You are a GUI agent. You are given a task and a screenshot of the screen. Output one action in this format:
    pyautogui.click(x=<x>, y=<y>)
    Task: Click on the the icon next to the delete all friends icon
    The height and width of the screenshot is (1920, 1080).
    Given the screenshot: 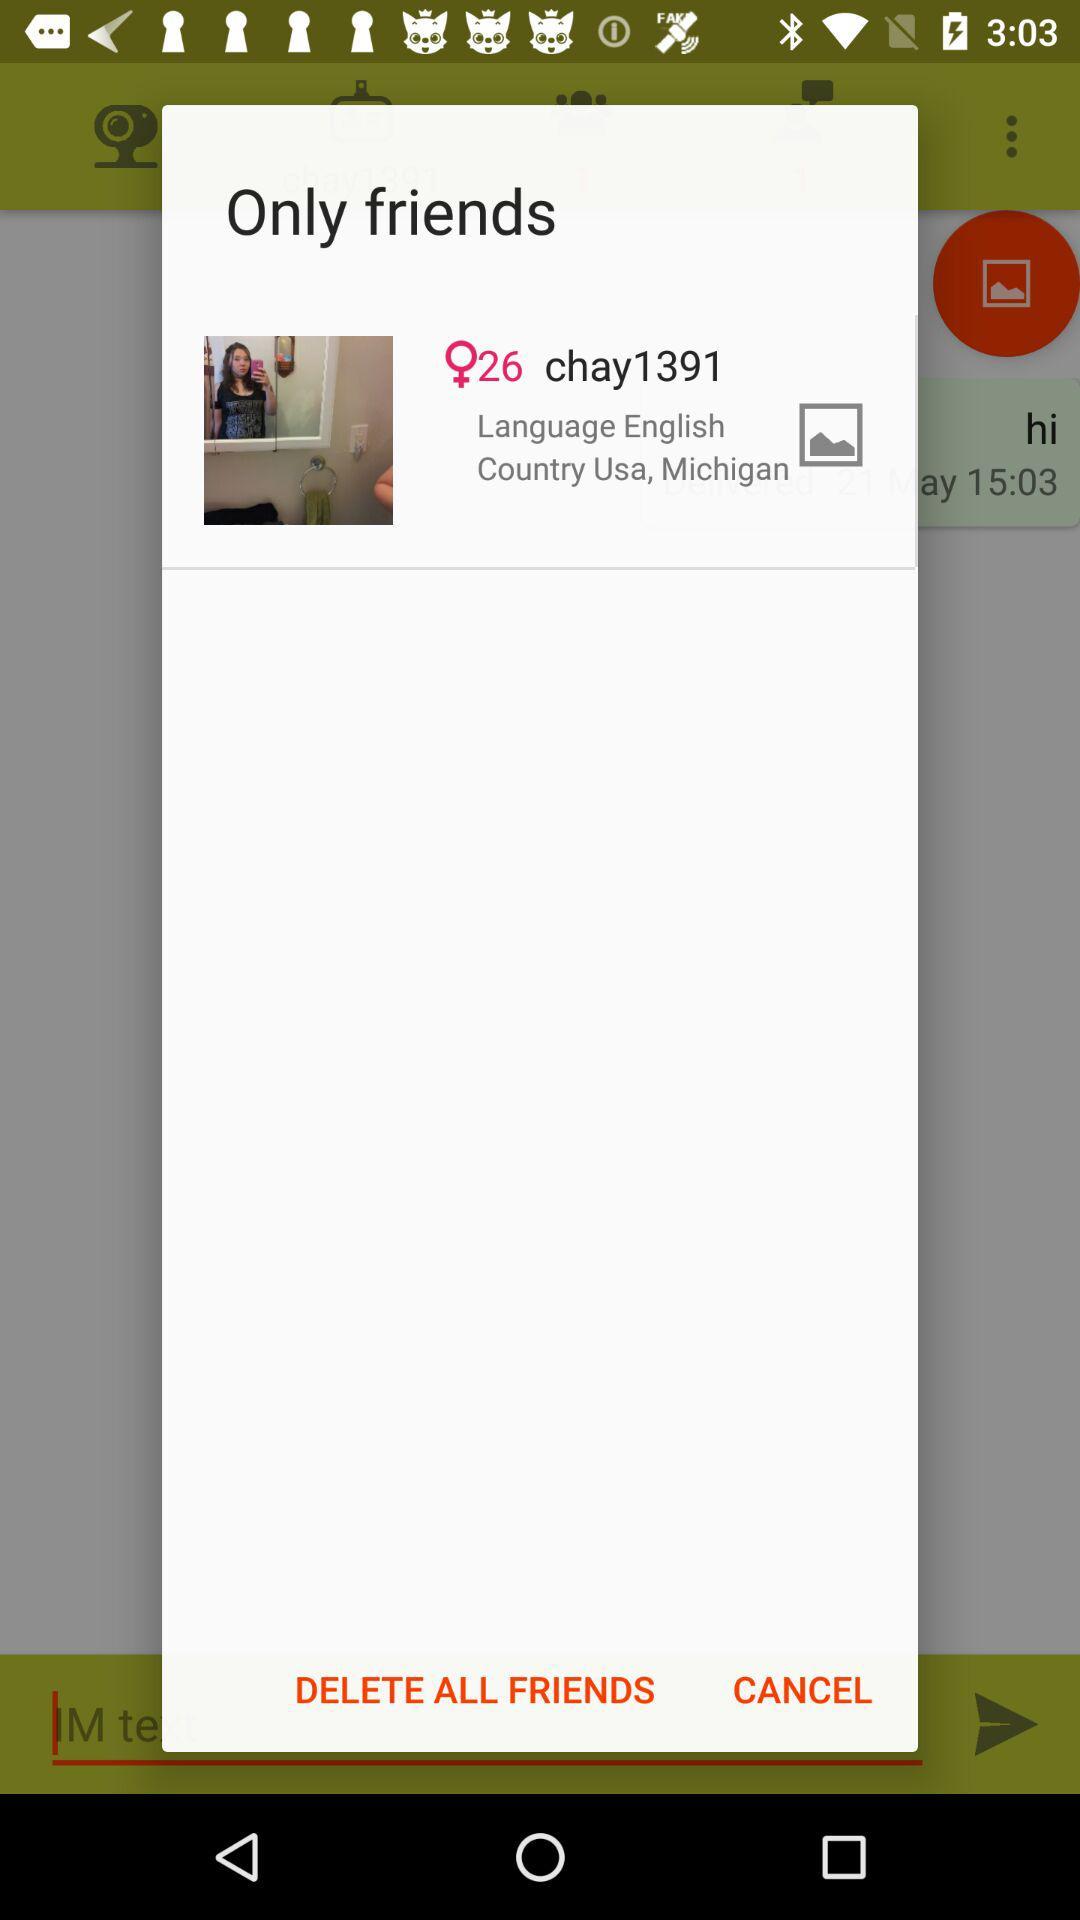 What is the action you would take?
    pyautogui.click(x=801, y=1688)
    